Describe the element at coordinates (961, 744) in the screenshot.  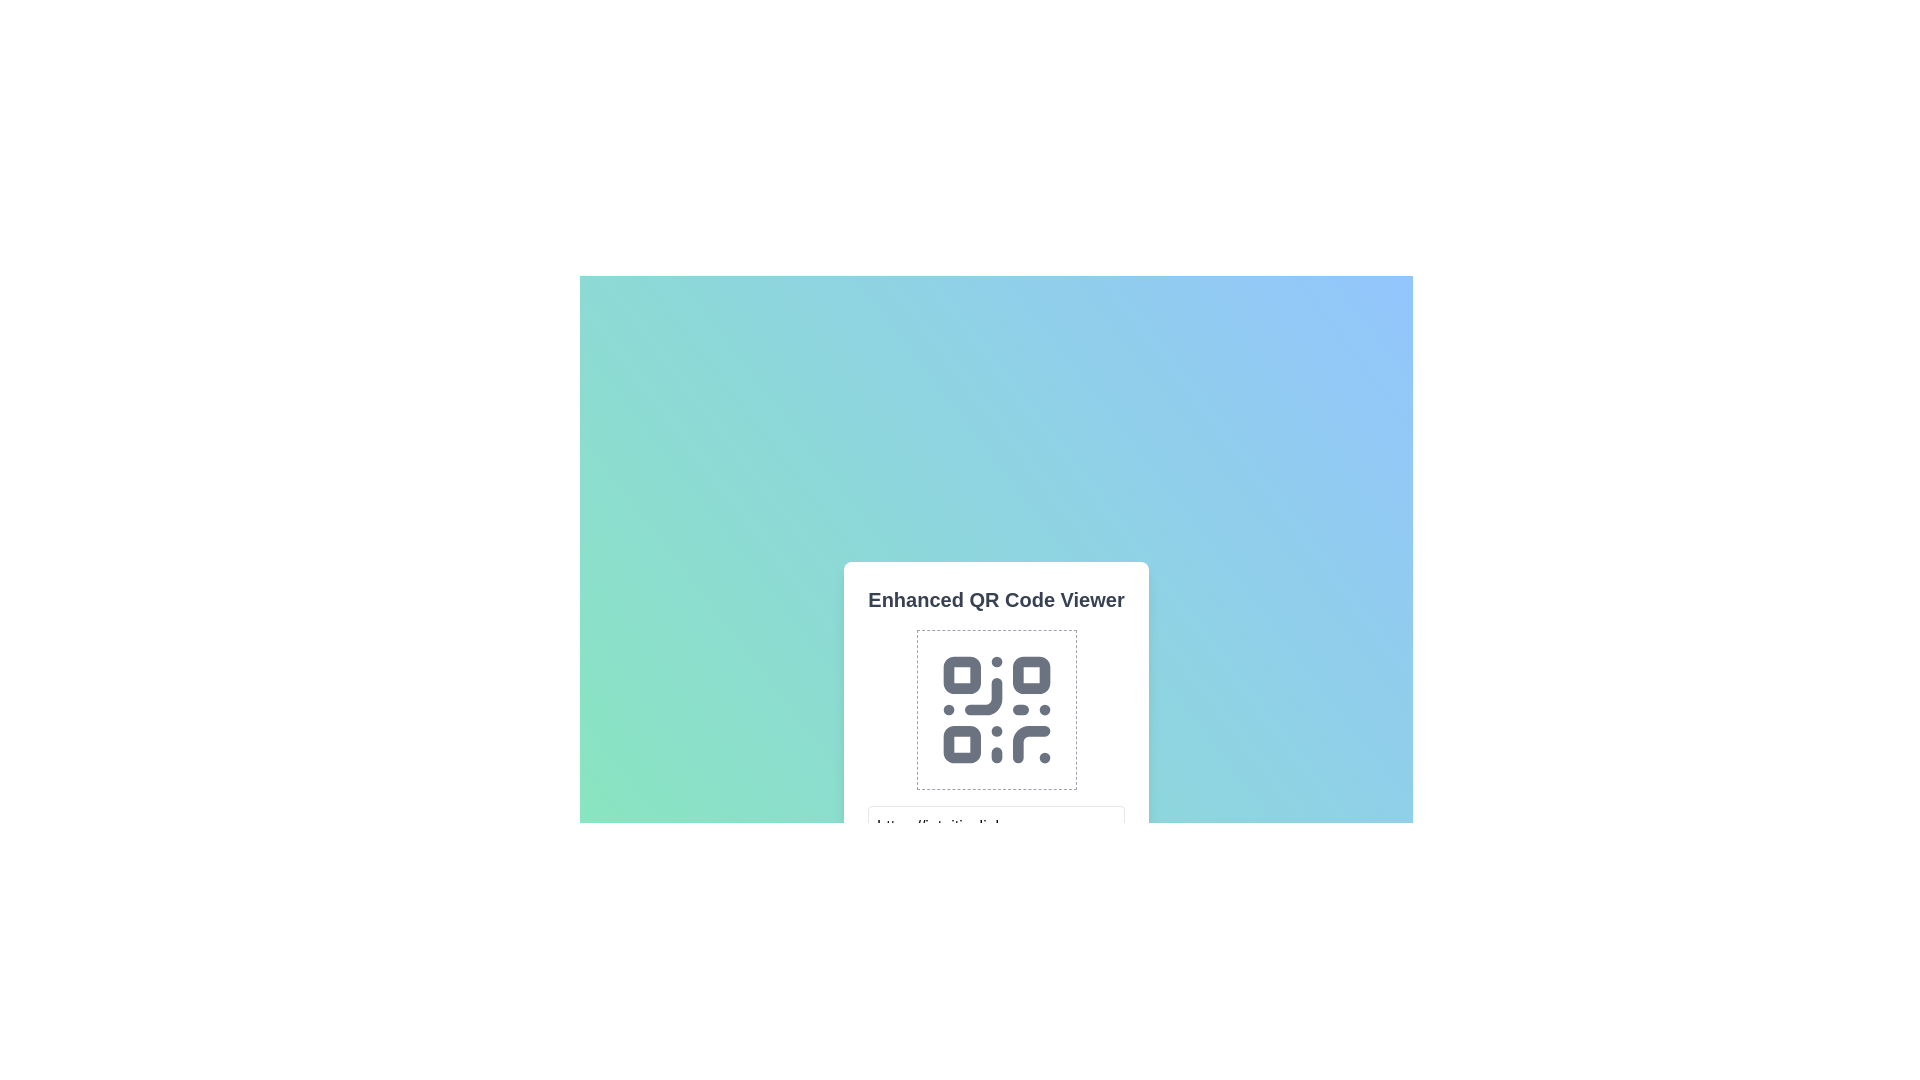
I see `the bottom-left square of the QR code pattern displayed in the center of the interface` at that location.